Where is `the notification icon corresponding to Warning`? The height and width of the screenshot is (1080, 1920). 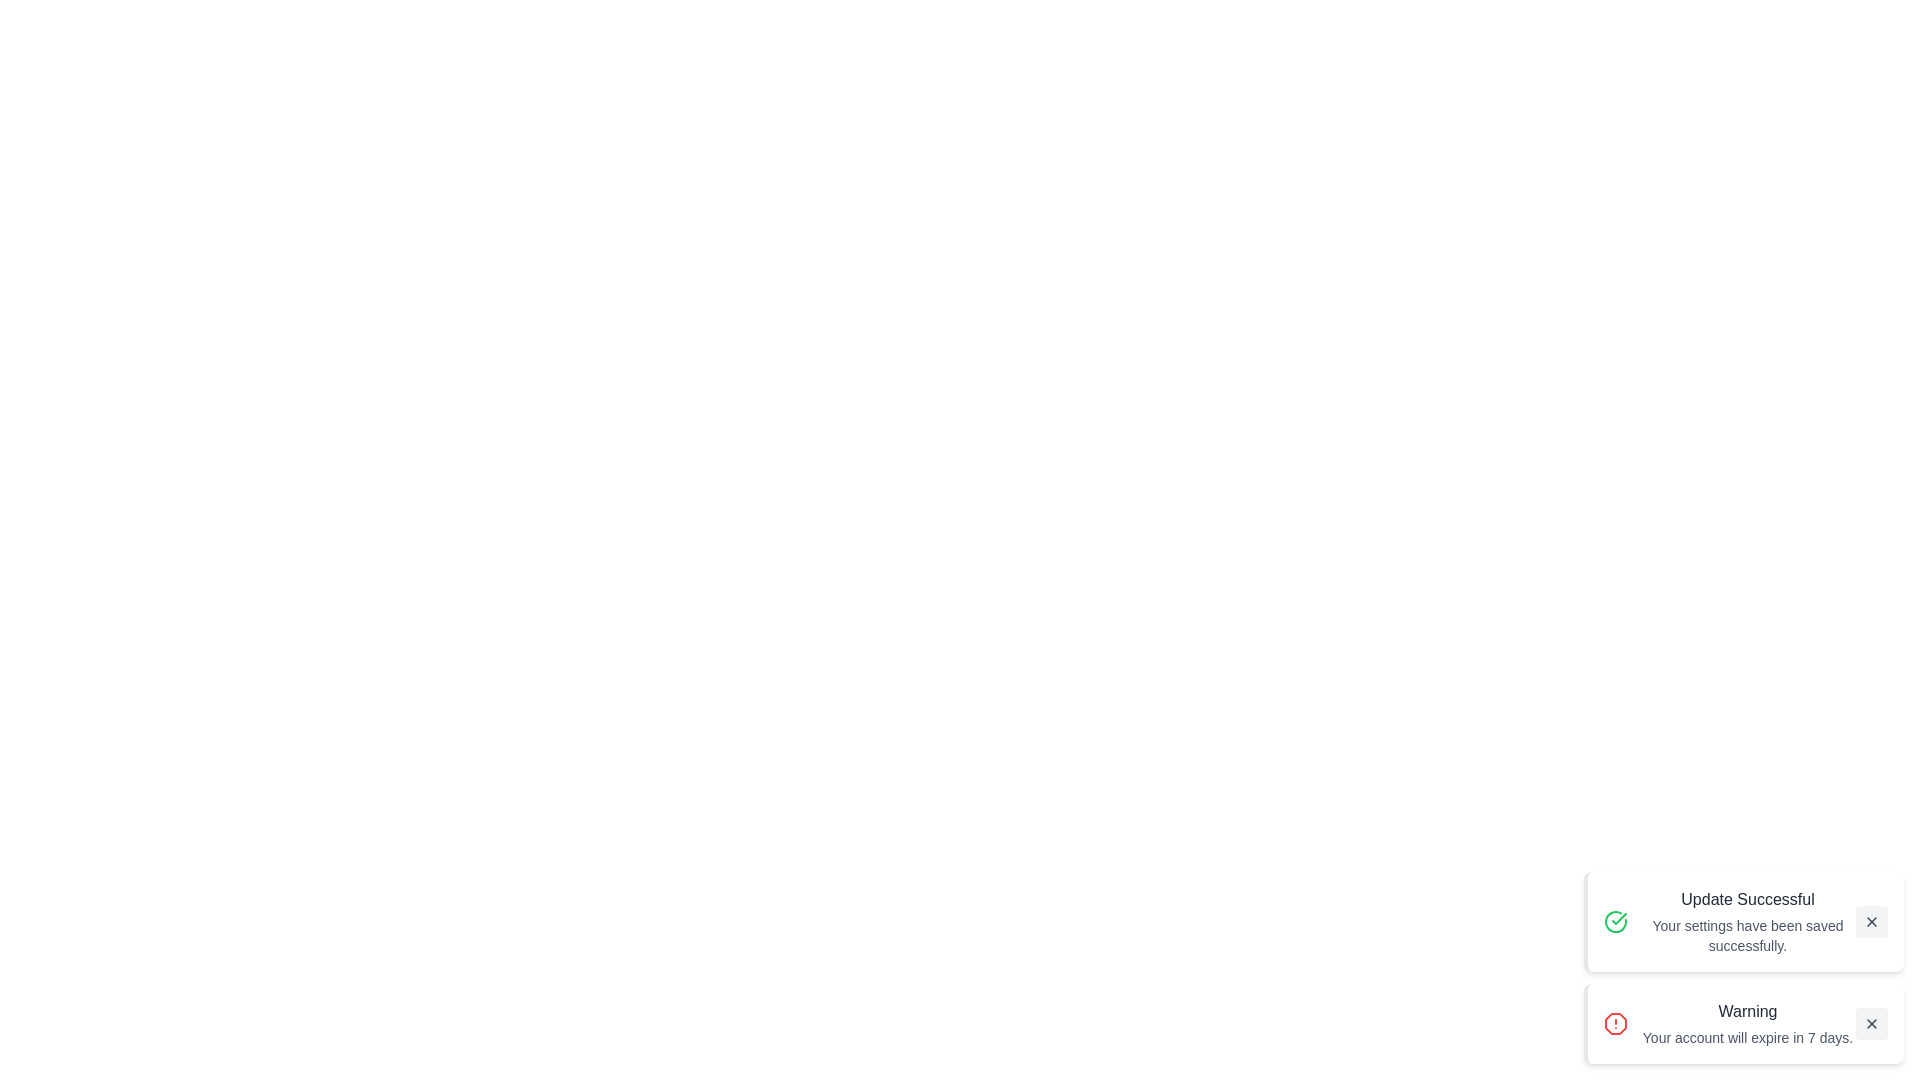
the notification icon corresponding to Warning is located at coordinates (1616, 1023).